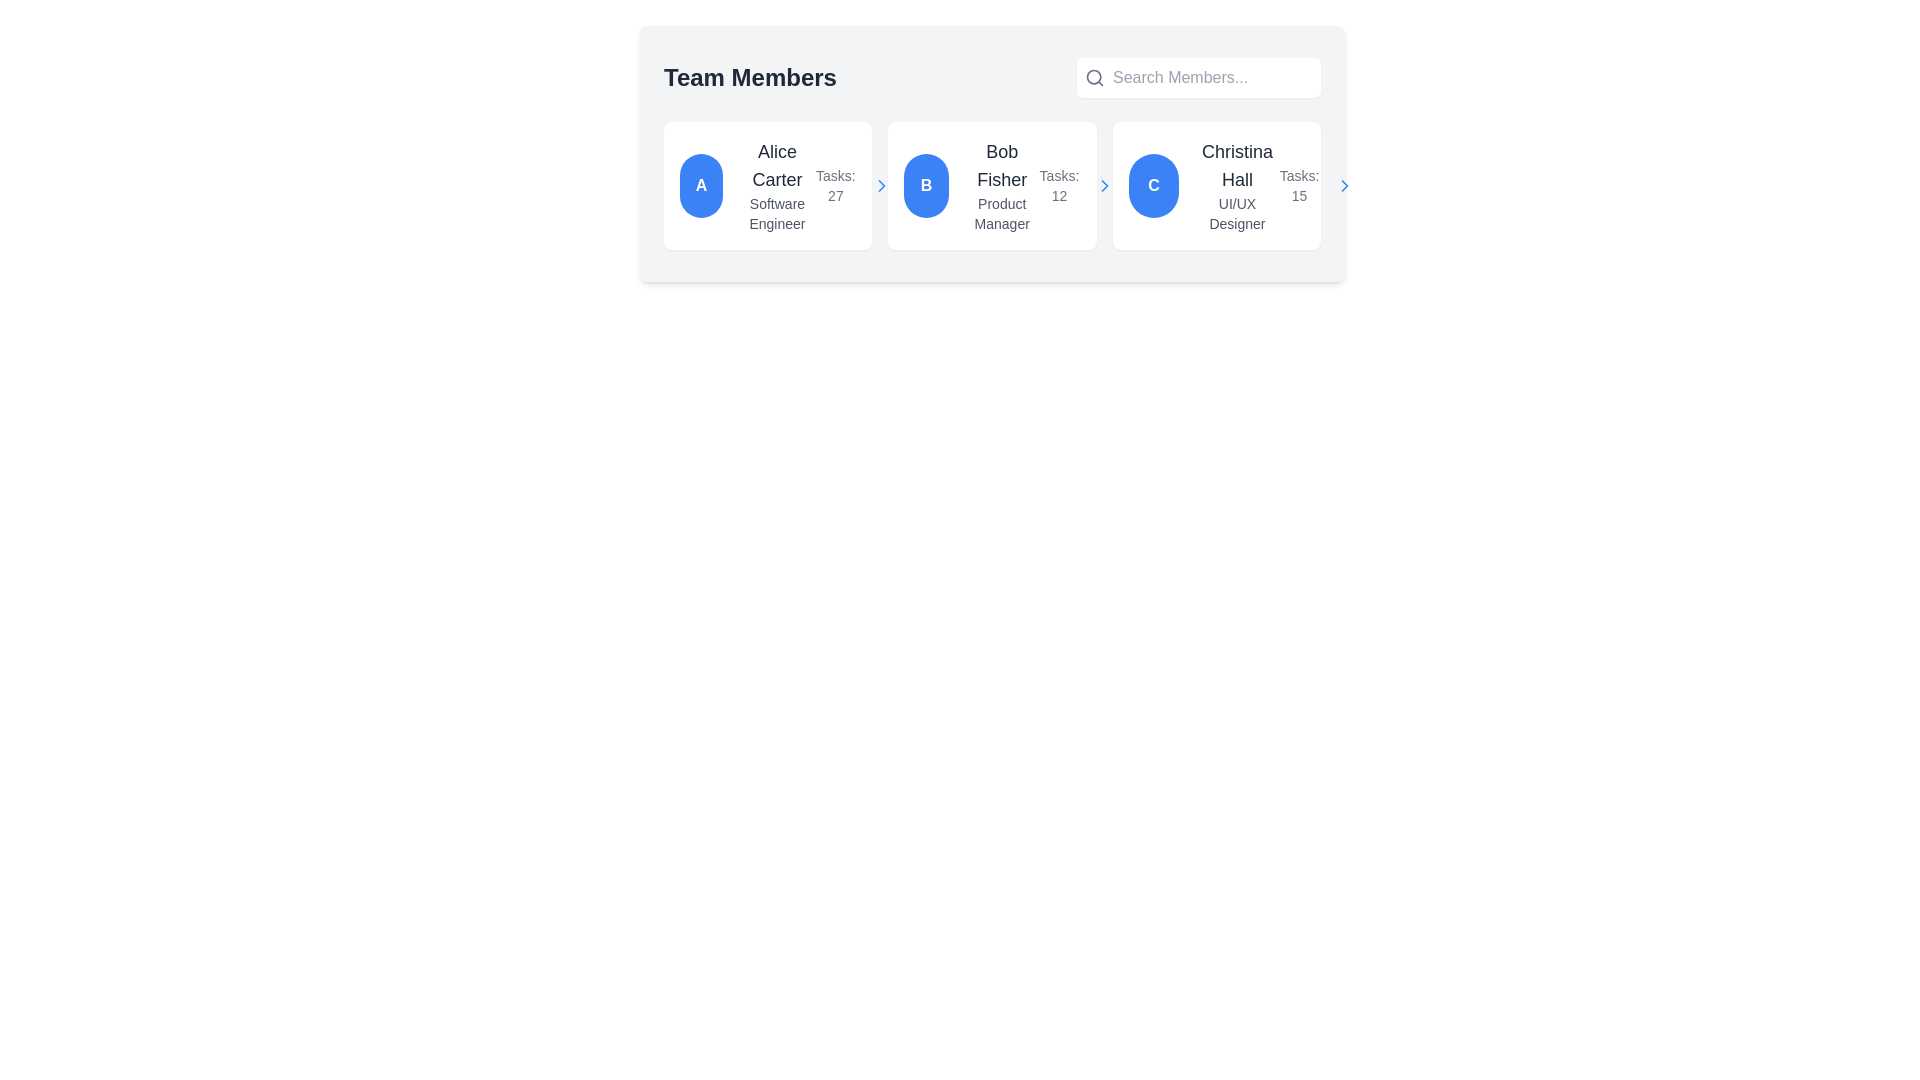 Image resolution: width=1920 pixels, height=1080 pixels. Describe the element at coordinates (1299, 185) in the screenshot. I see `the 'Tasks: 15' text label, which is a small gray font label located within the profile card of 'Christina Hall', positioned to the left of the interactive blue button` at that location.